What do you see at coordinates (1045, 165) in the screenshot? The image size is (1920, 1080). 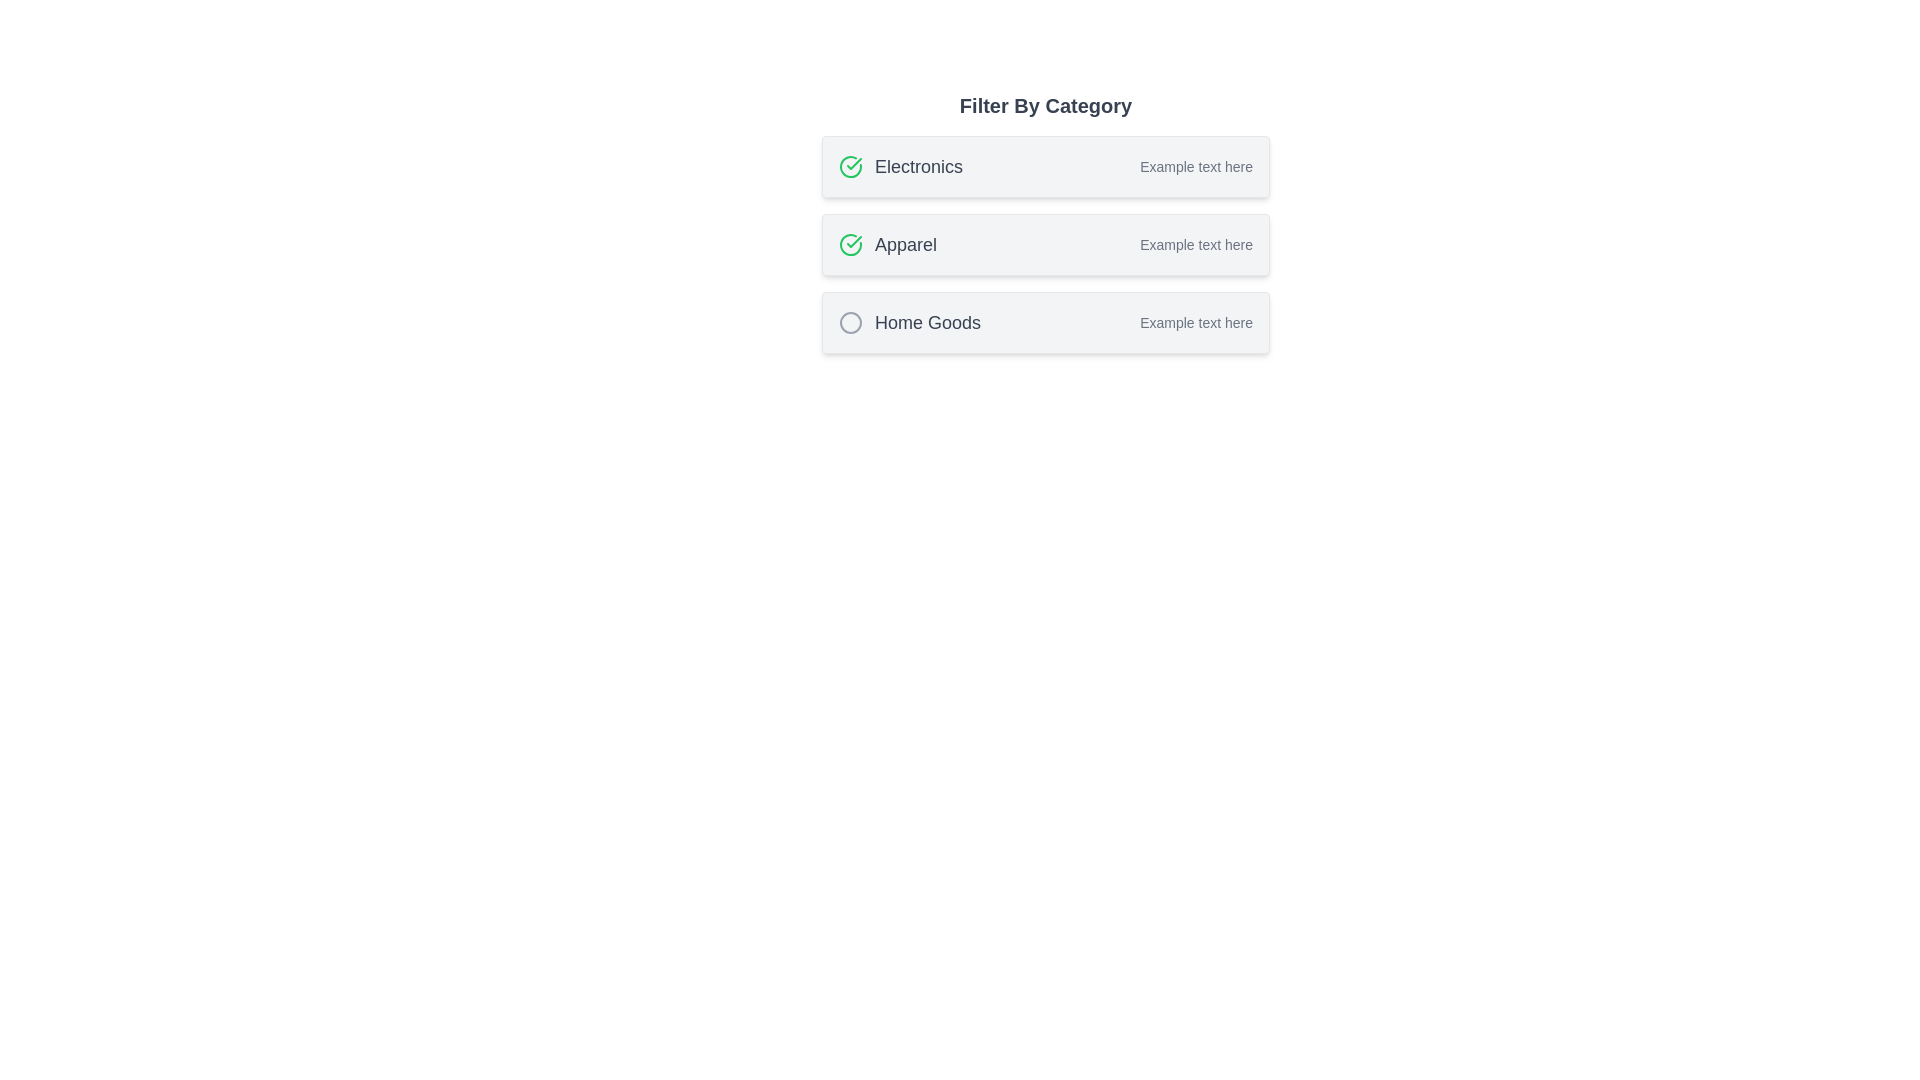 I see `the 'Electronics' category card` at bounding box center [1045, 165].